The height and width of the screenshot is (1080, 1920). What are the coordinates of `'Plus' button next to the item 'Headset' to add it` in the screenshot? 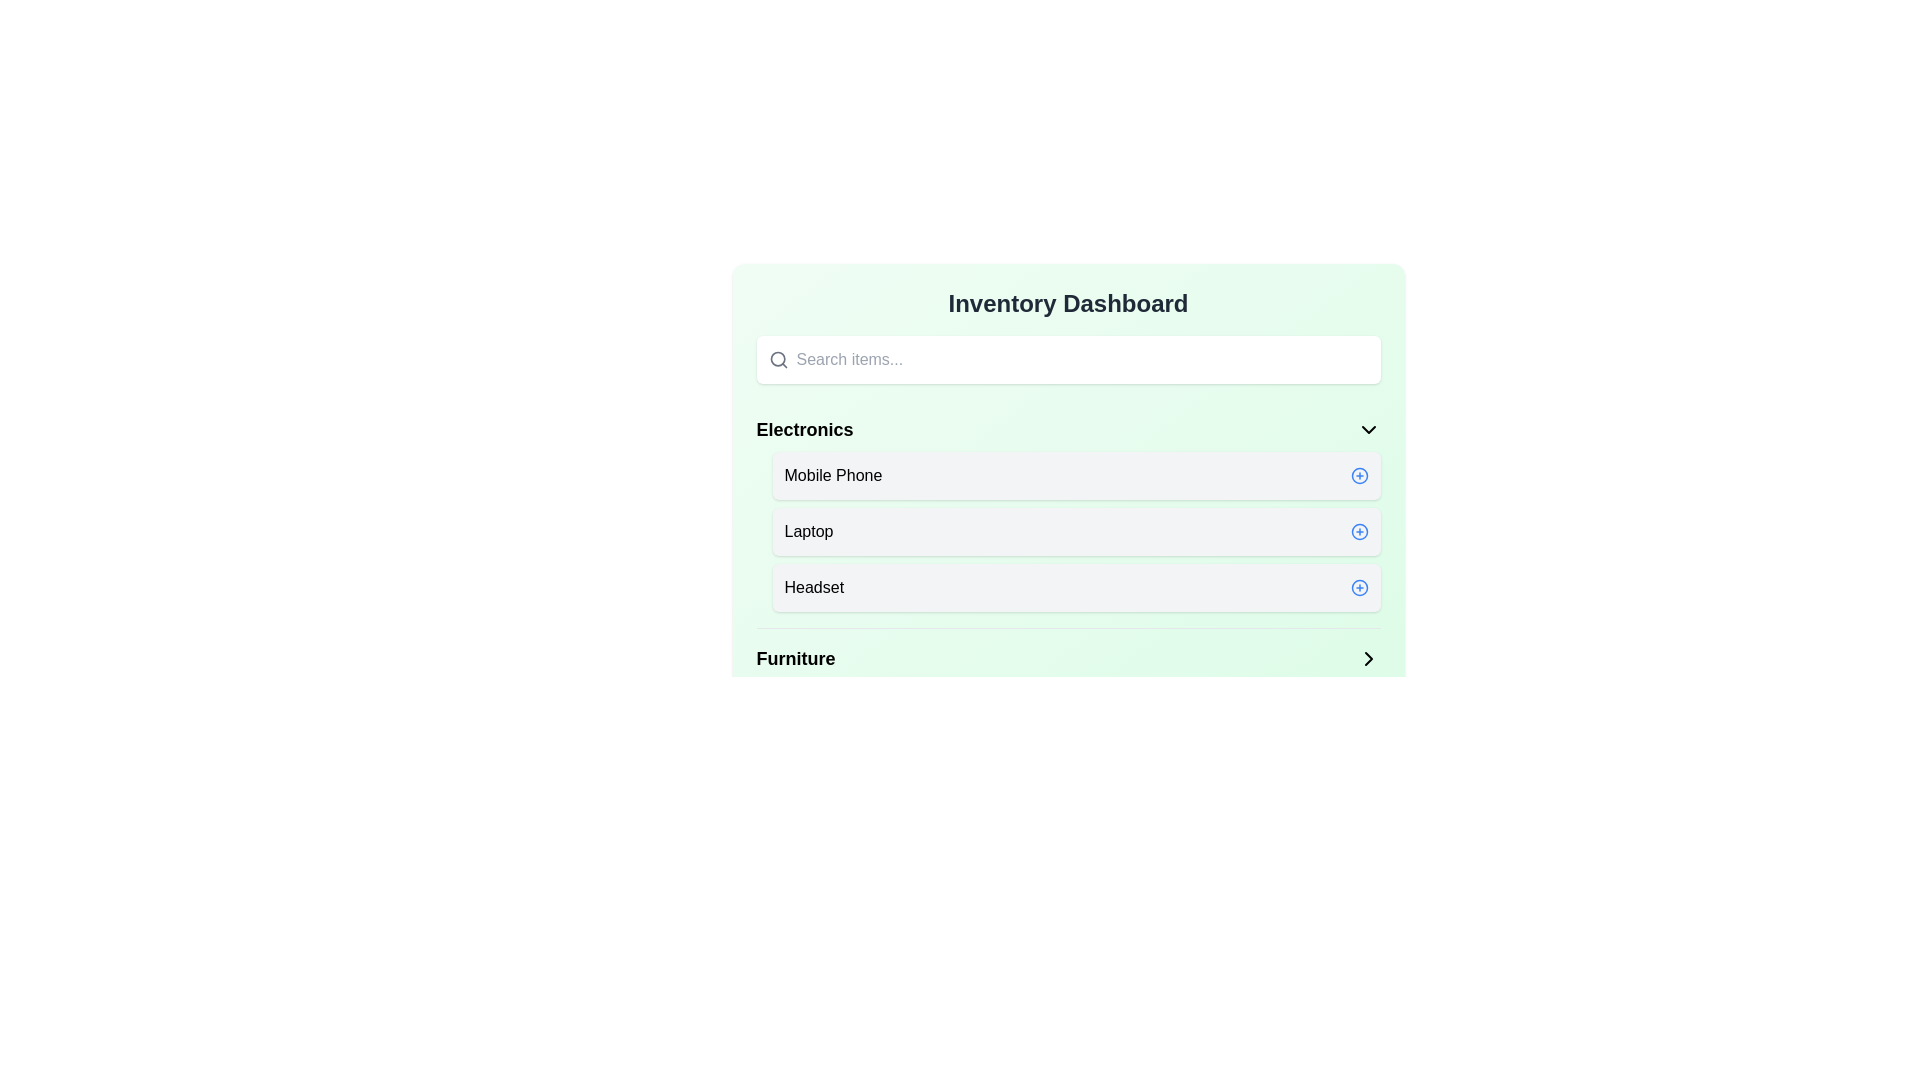 It's located at (1359, 586).